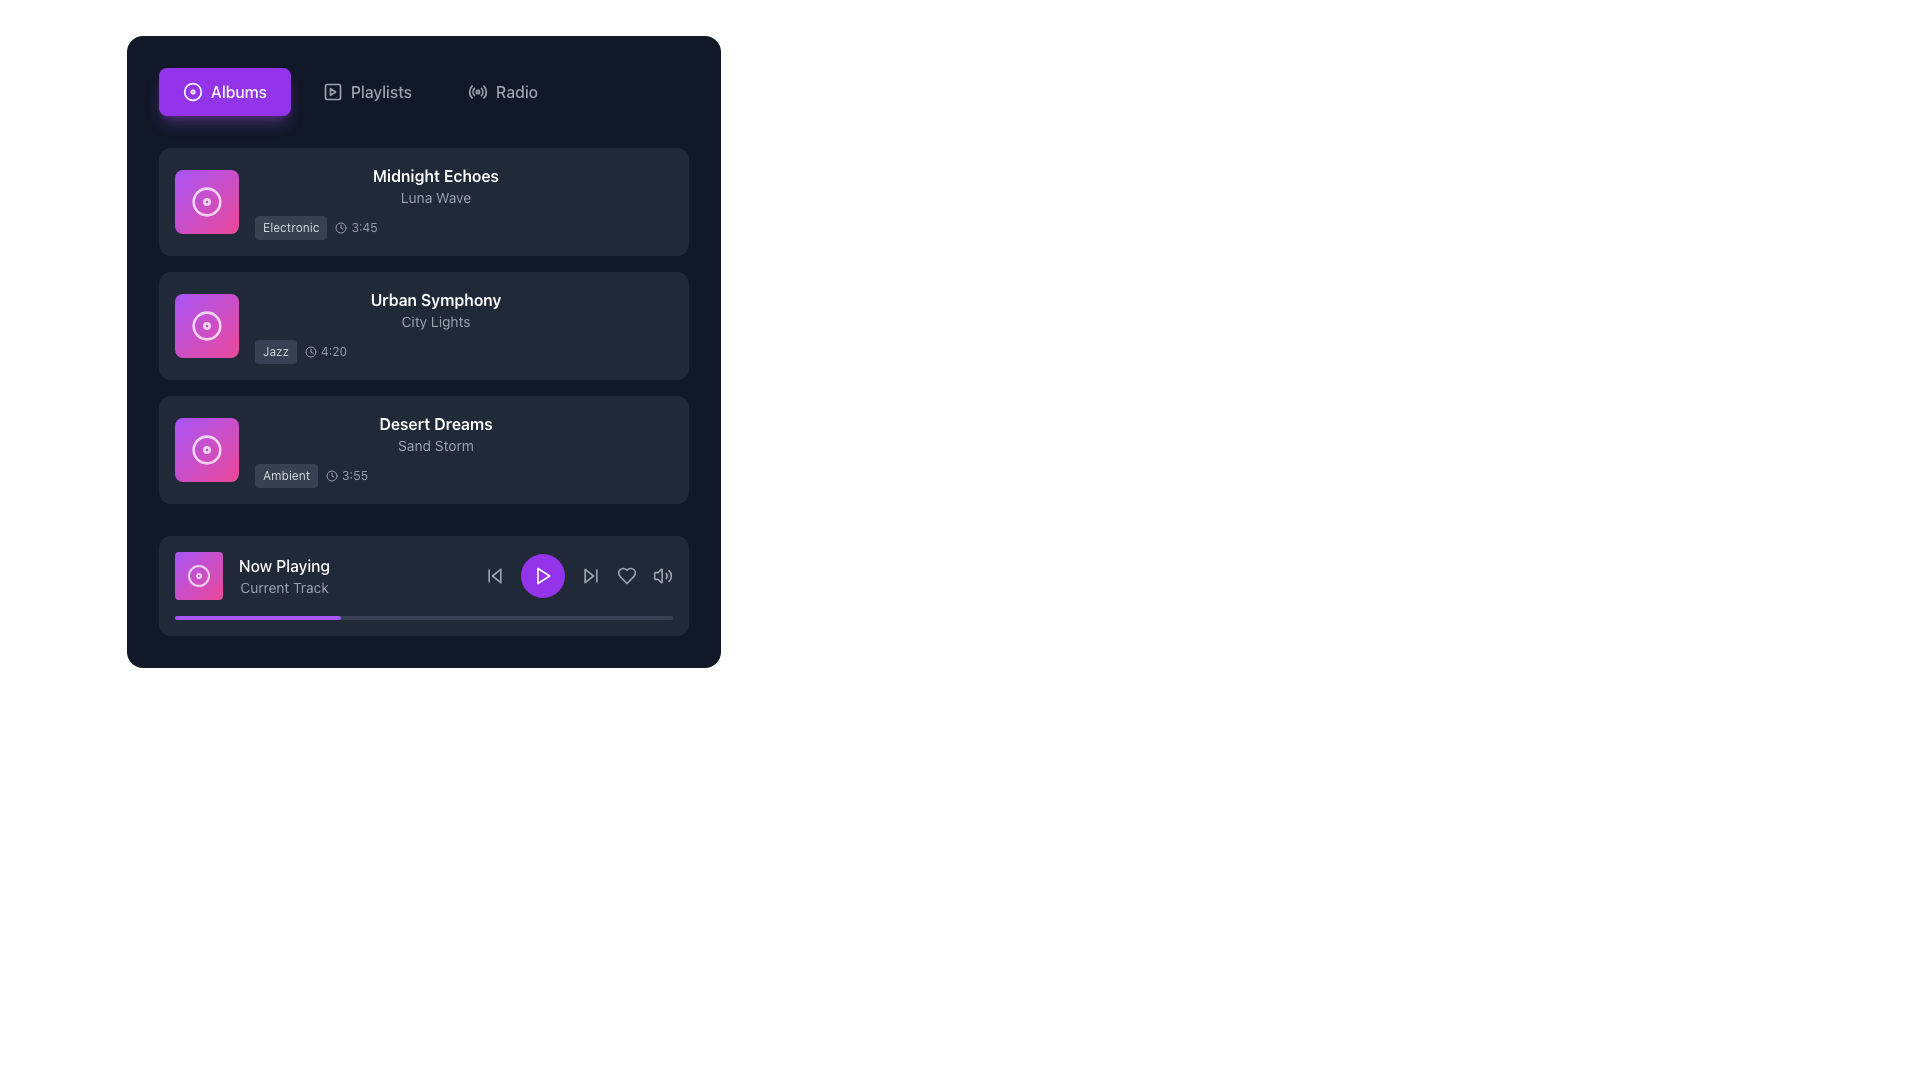 The image size is (1920, 1080). Describe the element at coordinates (347, 475) in the screenshot. I see `text label '3:55' which is styled with a small font size and gray color, located next to a small clock icon in the track information for 'Desert Dreams'` at that location.